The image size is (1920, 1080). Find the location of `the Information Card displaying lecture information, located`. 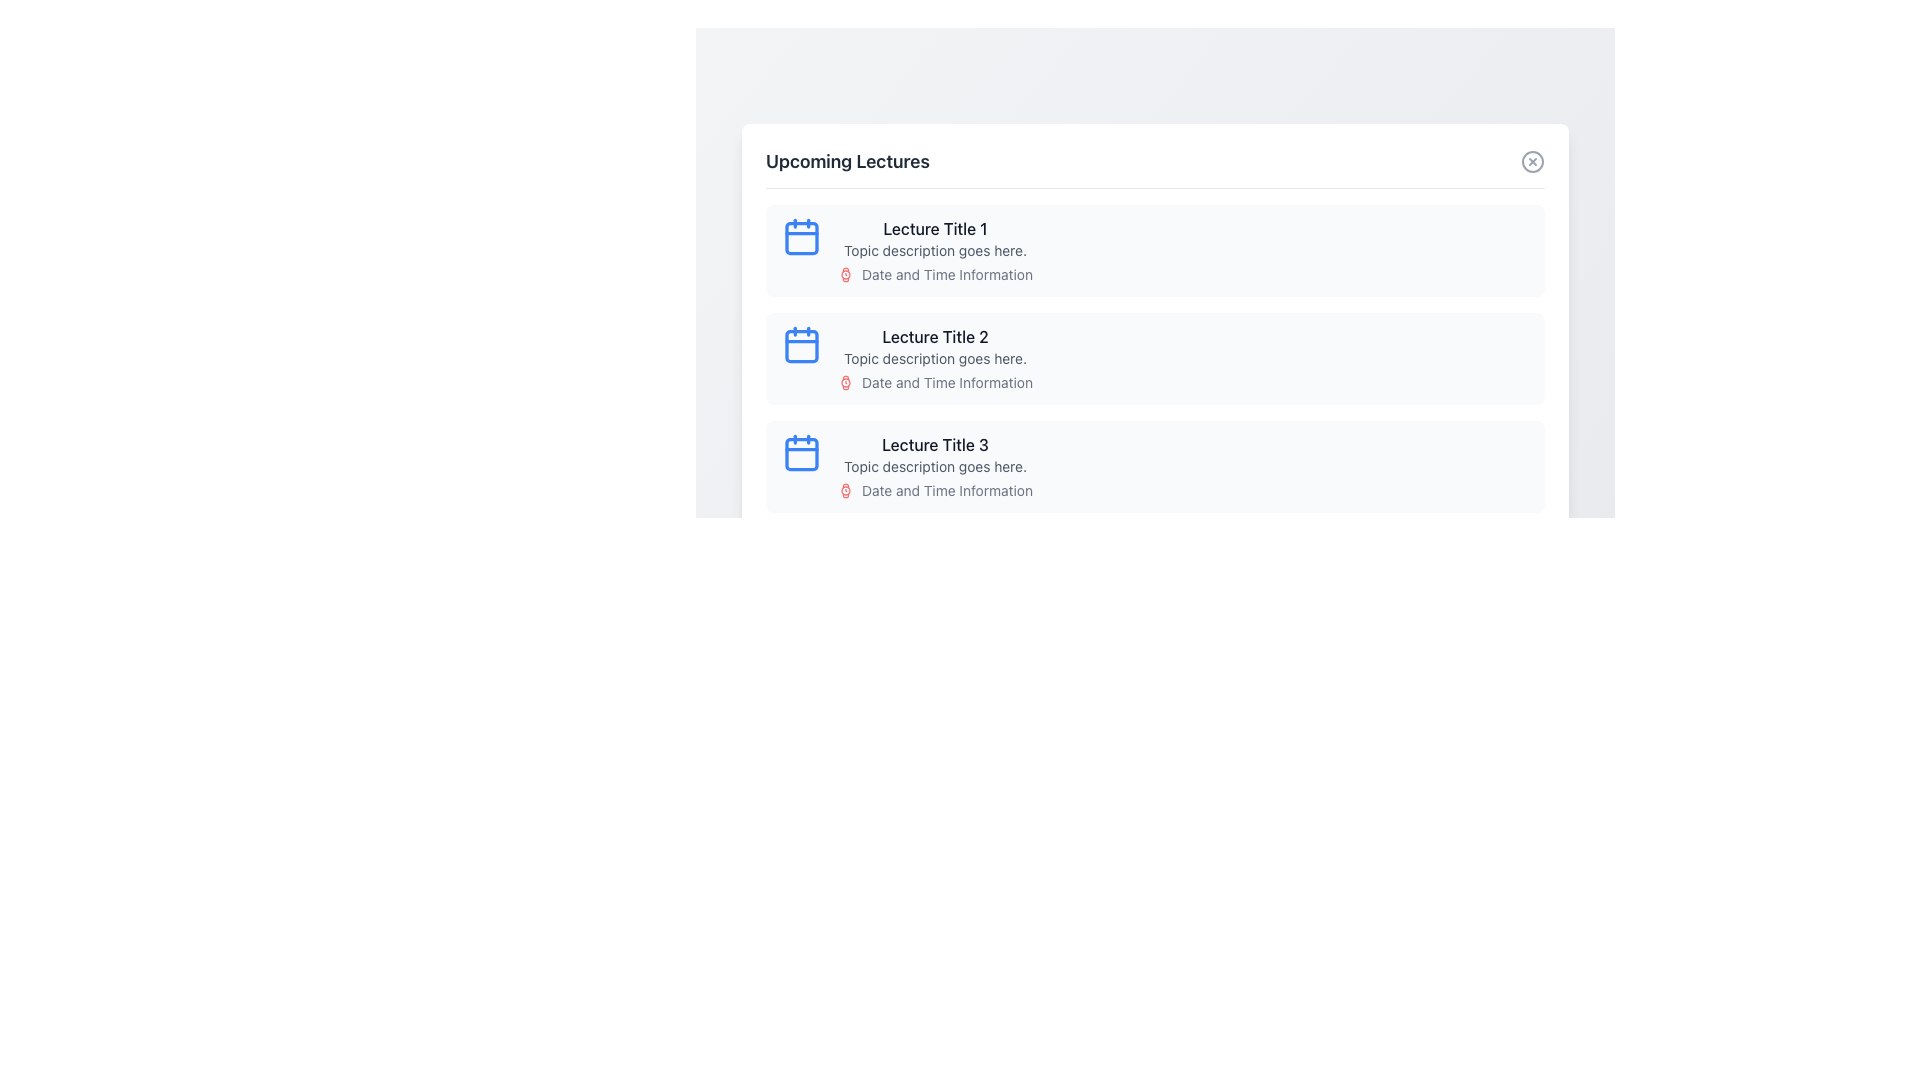

the Information Card displaying lecture information, located is located at coordinates (934, 466).